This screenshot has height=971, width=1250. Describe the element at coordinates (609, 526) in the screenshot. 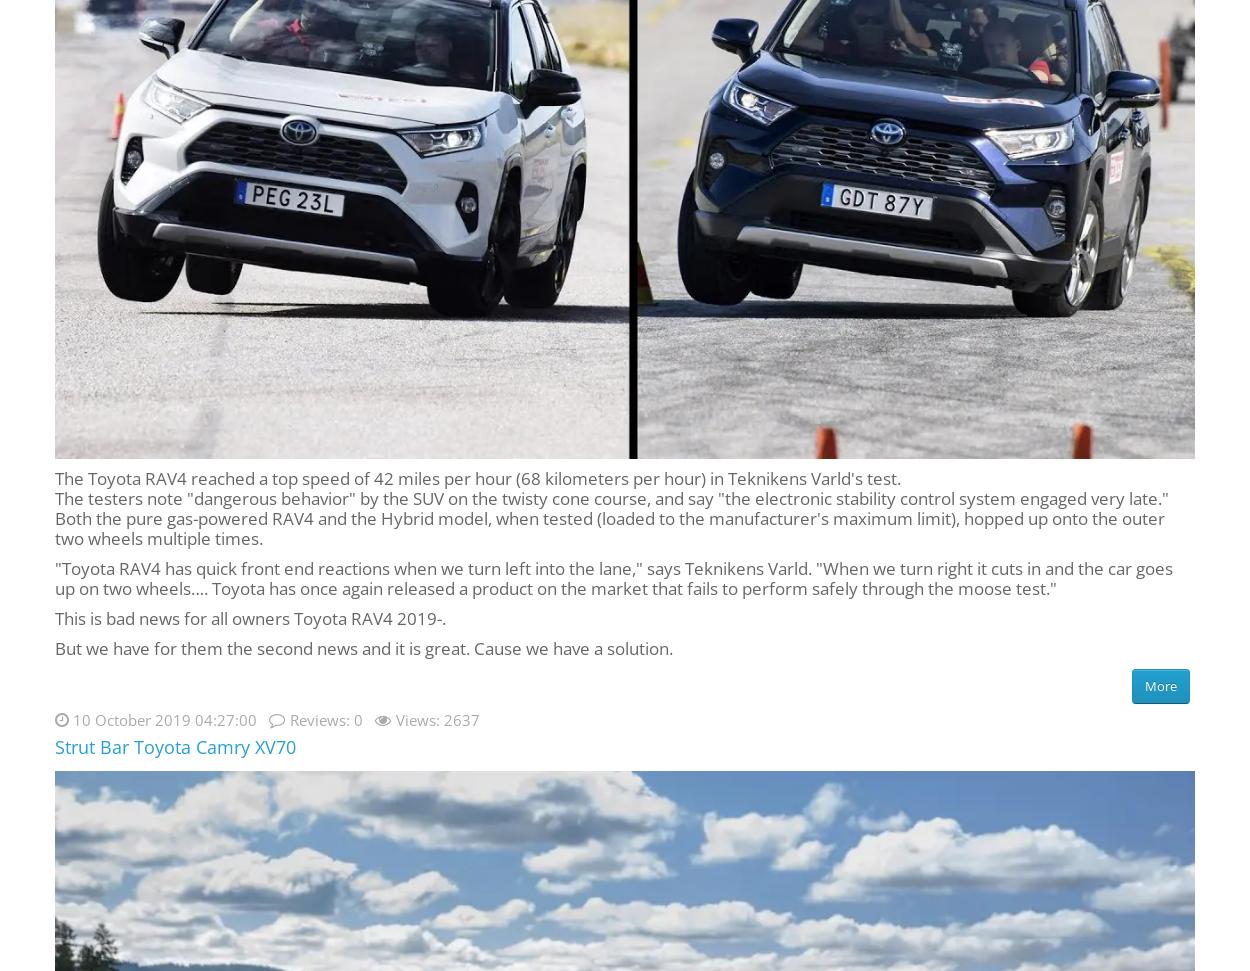

I see `'Both the pure gas-powered RAV4 and the Hybrid model, when tested (loaded to the manufacturer's maximum limit), hopped up onto the outer two wheels multiple times.'` at that location.